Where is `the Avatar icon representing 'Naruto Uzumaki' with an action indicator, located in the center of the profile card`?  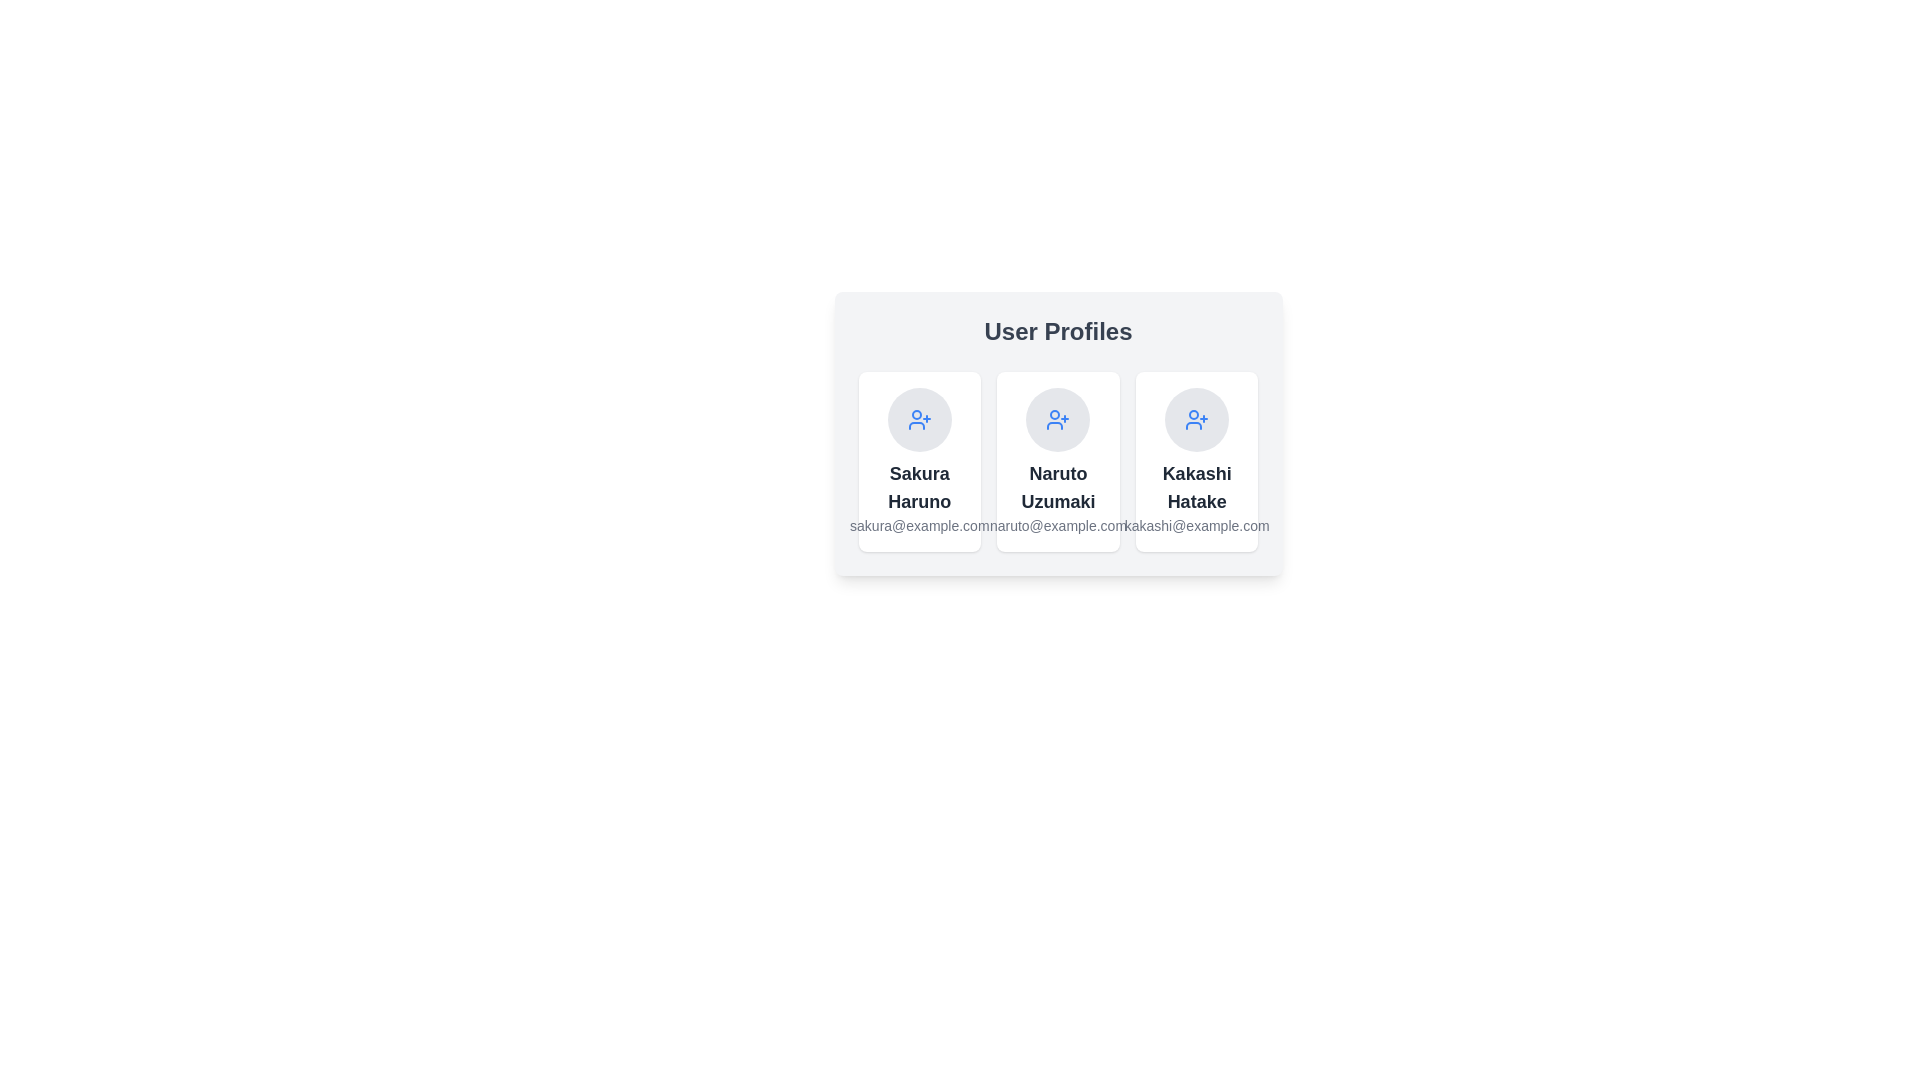 the Avatar icon representing 'Naruto Uzumaki' with an action indicator, located in the center of the profile card is located at coordinates (1057, 419).